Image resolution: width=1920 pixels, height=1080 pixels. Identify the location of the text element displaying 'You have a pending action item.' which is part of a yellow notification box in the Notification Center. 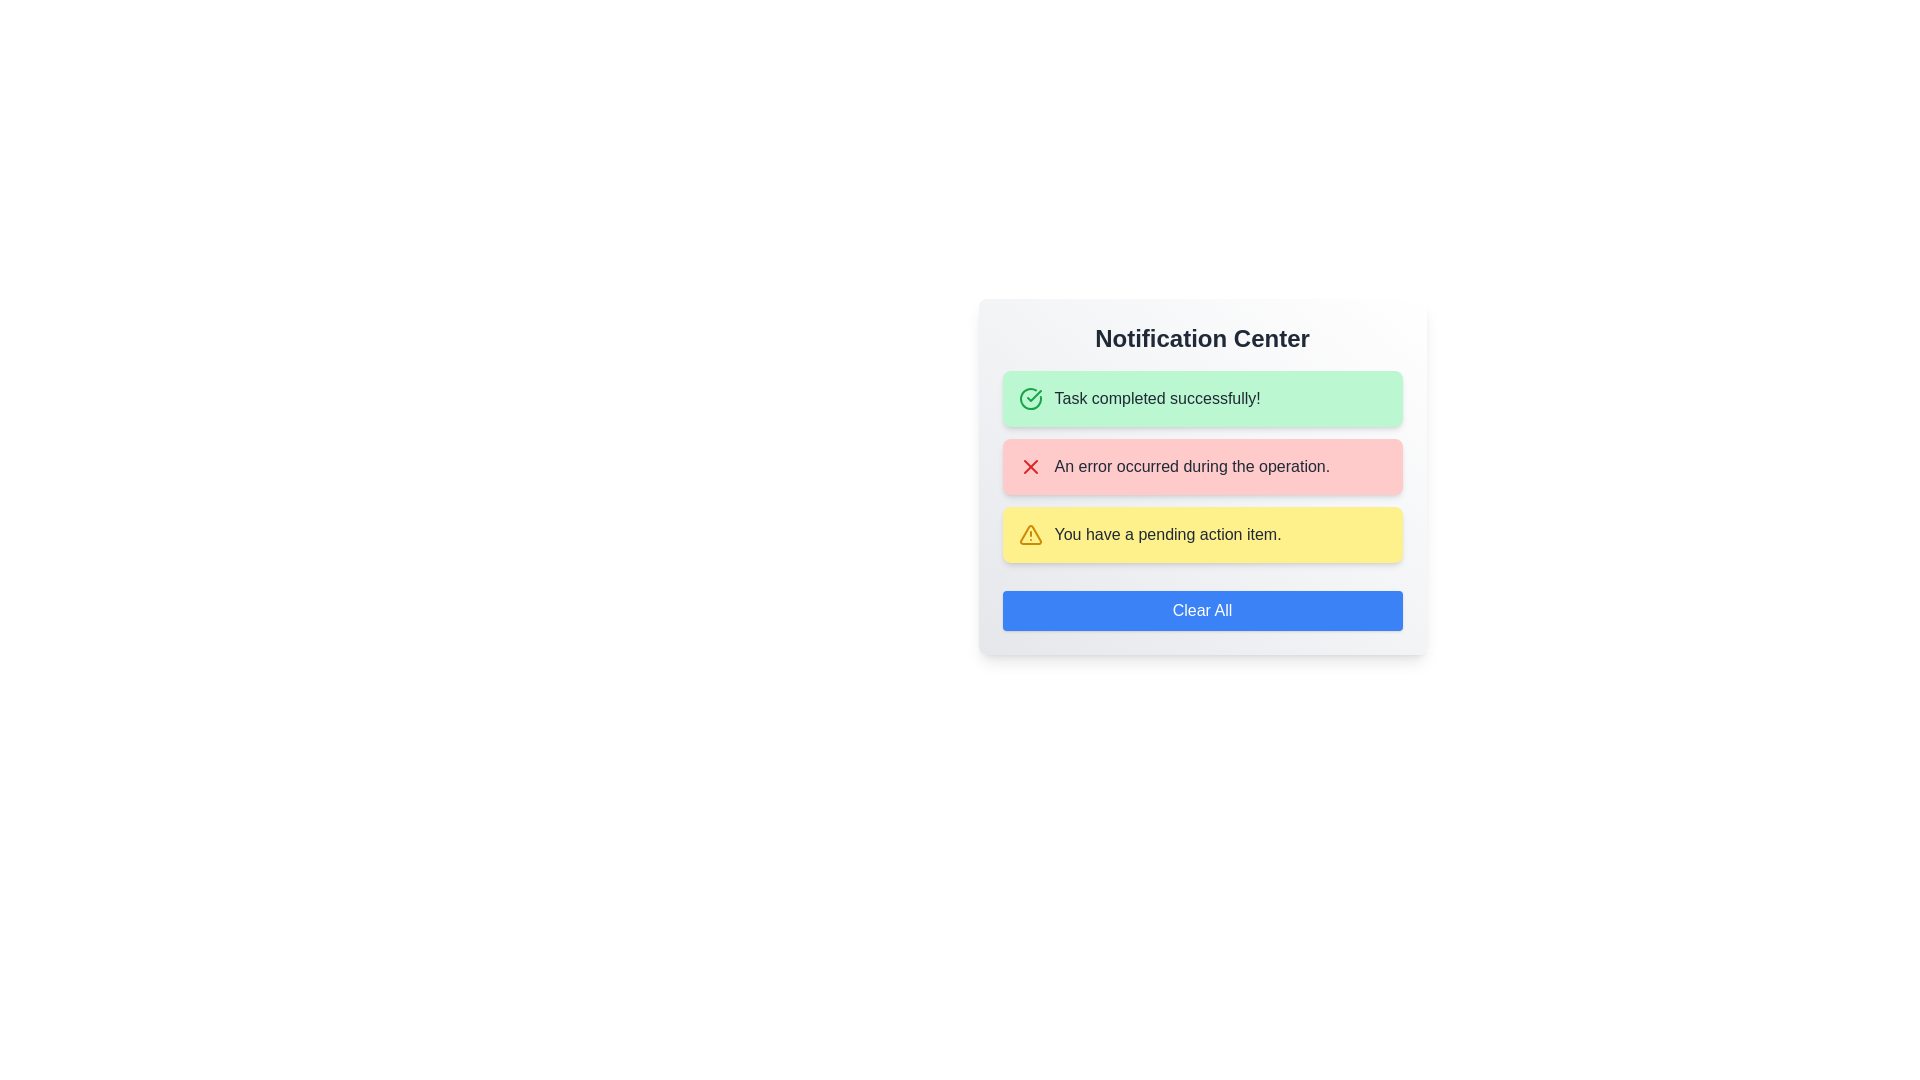
(1168, 534).